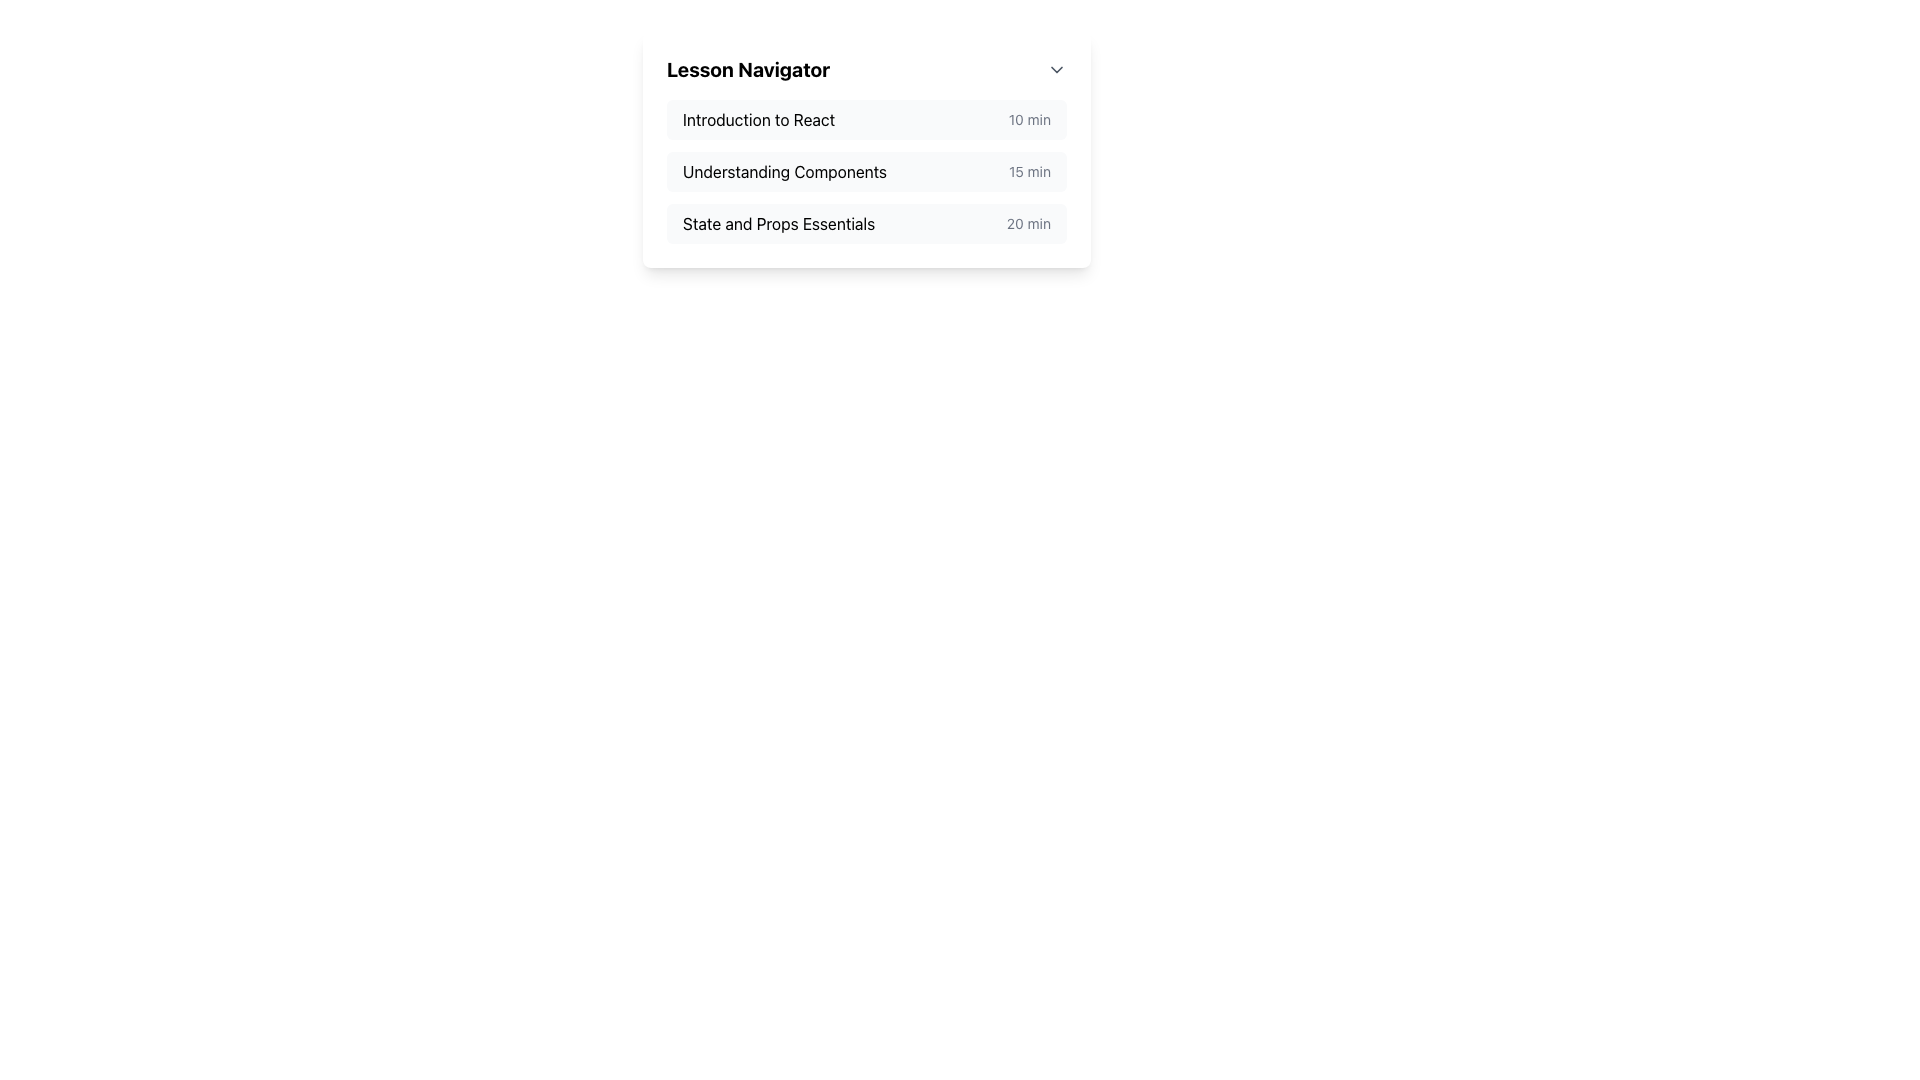 This screenshot has height=1080, width=1920. What do you see at coordinates (747, 68) in the screenshot?
I see `the static text label located at the top of the dropdown menu, which serves as a heading for the associated list of lessons` at bounding box center [747, 68].